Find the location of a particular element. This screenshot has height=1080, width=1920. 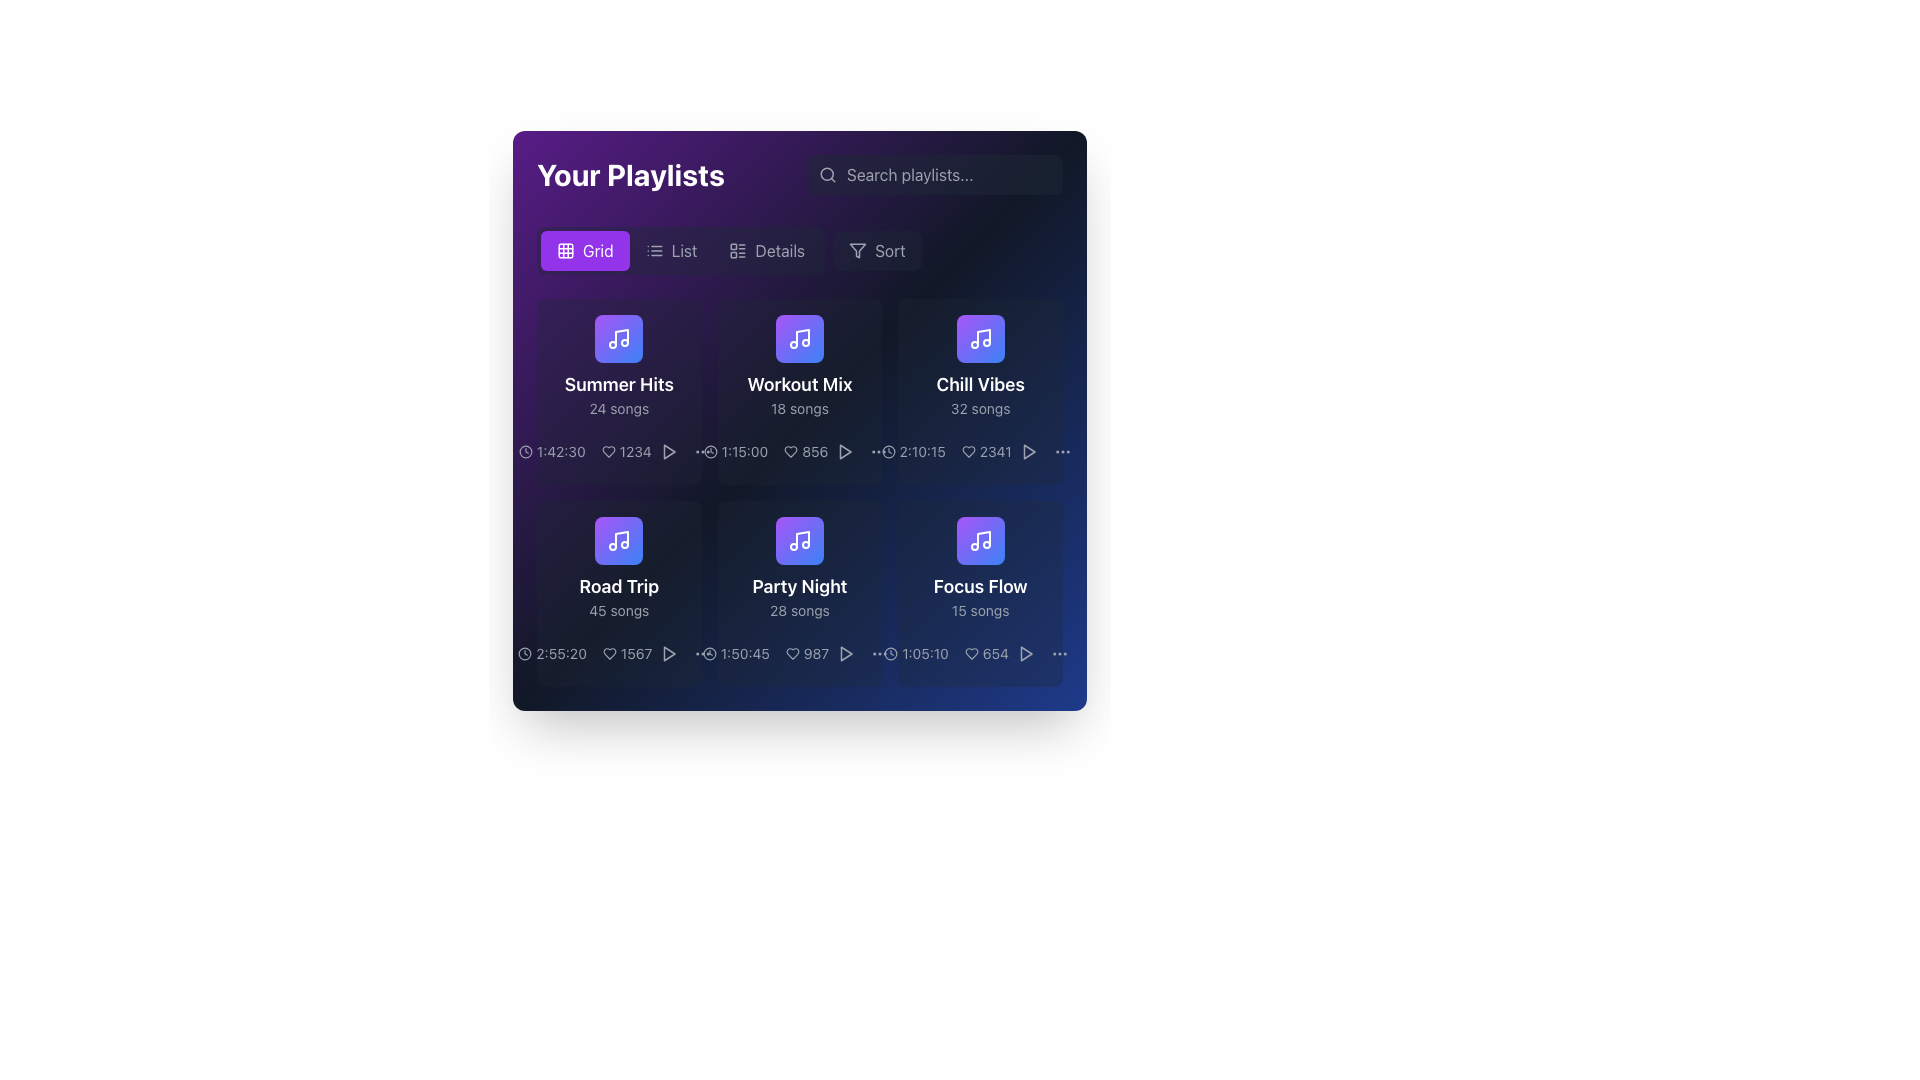

the static text label displaying the duration of the playlist next to the clock icon in the metadata row of the 'Workout Mix' playlist is located at coordinates (734, 451).